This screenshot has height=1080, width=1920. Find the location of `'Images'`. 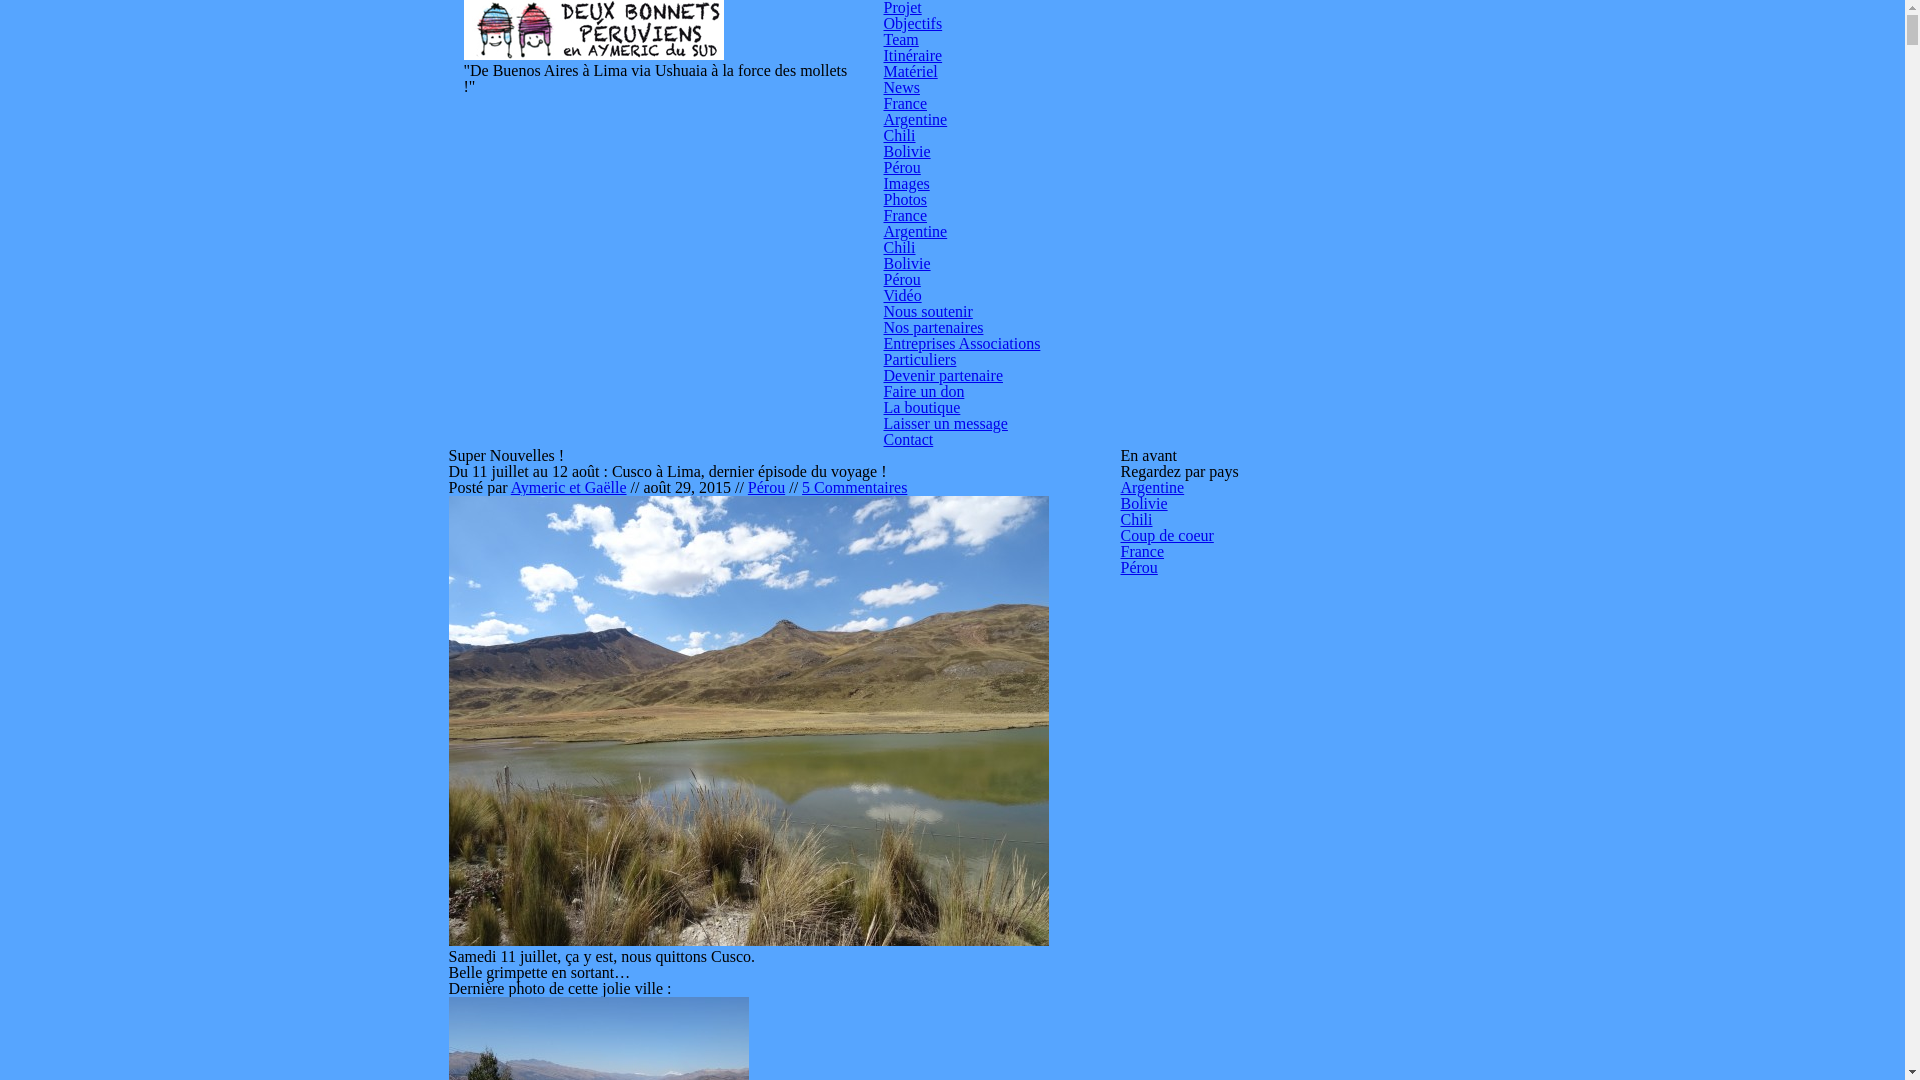

'Images' is located at coordinates (906, 183).